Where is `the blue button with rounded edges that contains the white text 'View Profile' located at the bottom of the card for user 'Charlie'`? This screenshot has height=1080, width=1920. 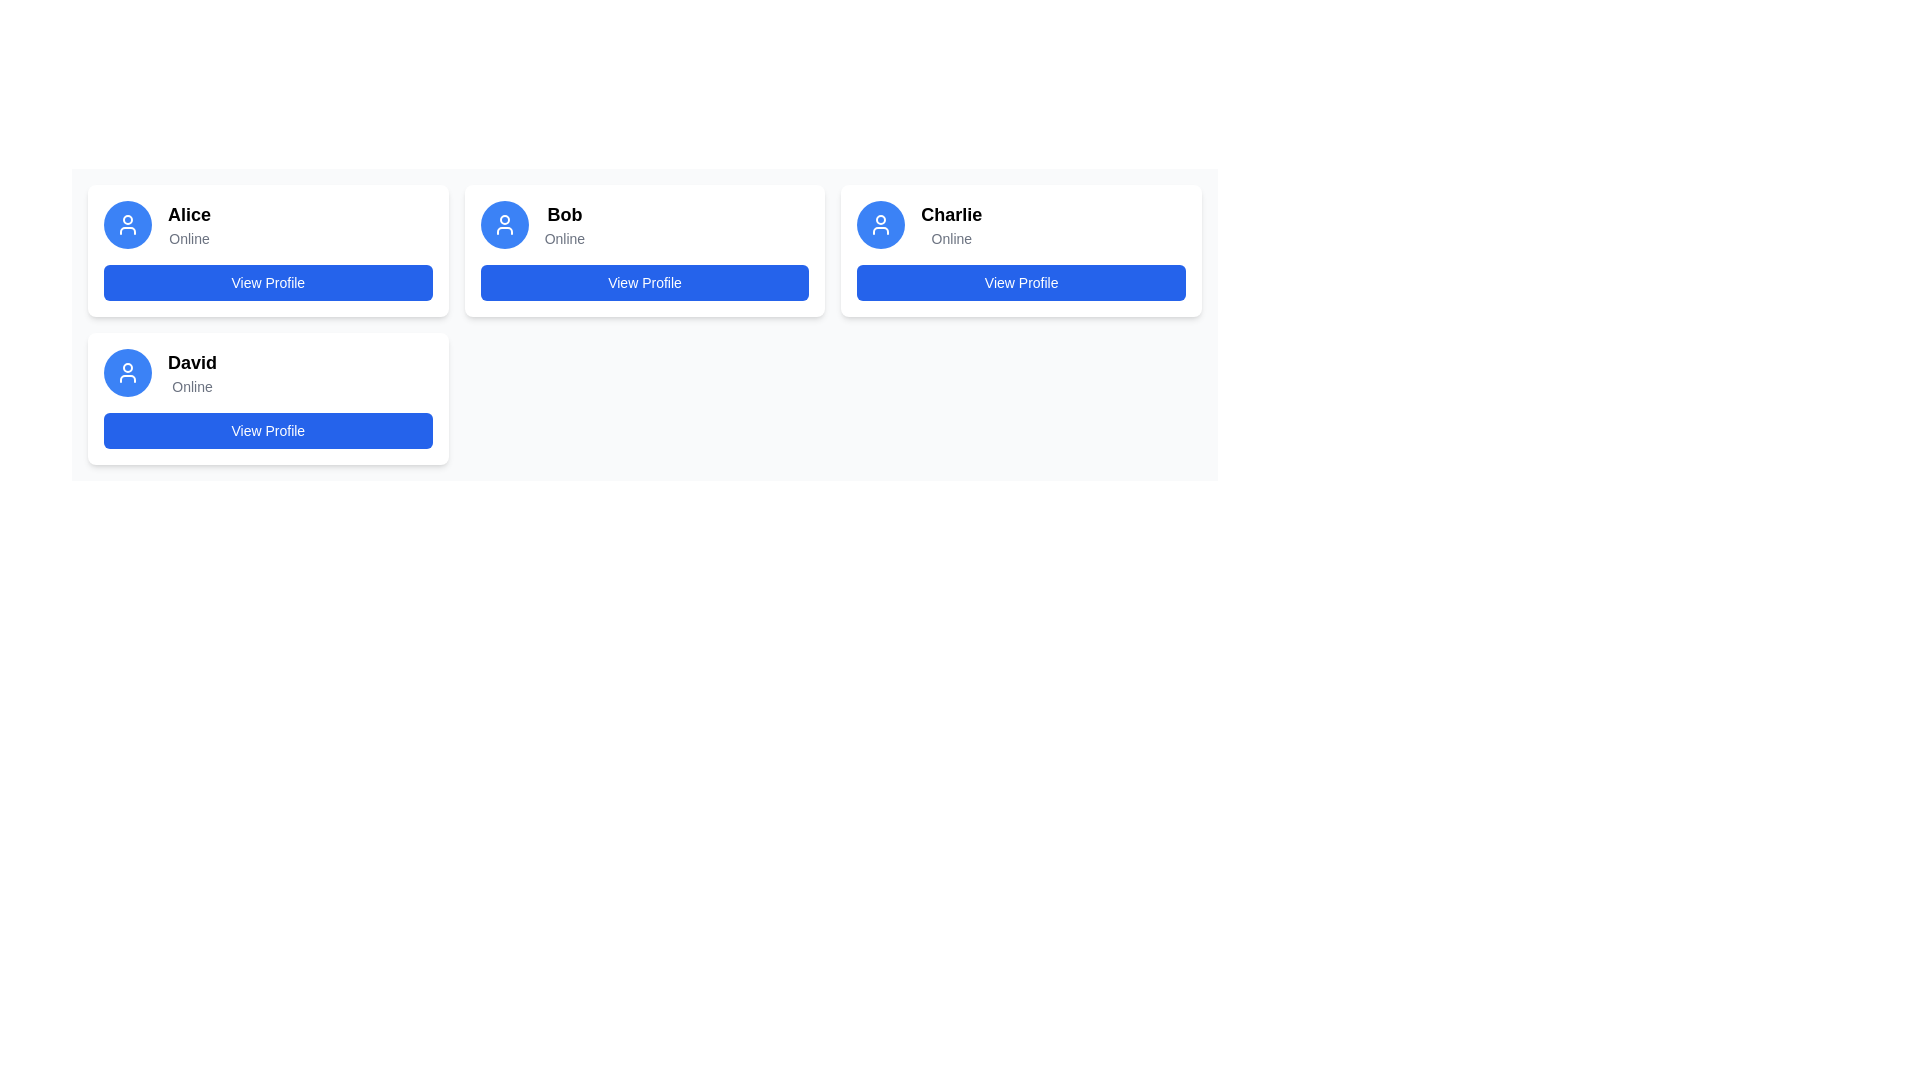 the blue button with rounded edges that contains the white text 'View Profile' located at the bottom of the card for user 'Charlie' is located at coordinates (1021, 282).